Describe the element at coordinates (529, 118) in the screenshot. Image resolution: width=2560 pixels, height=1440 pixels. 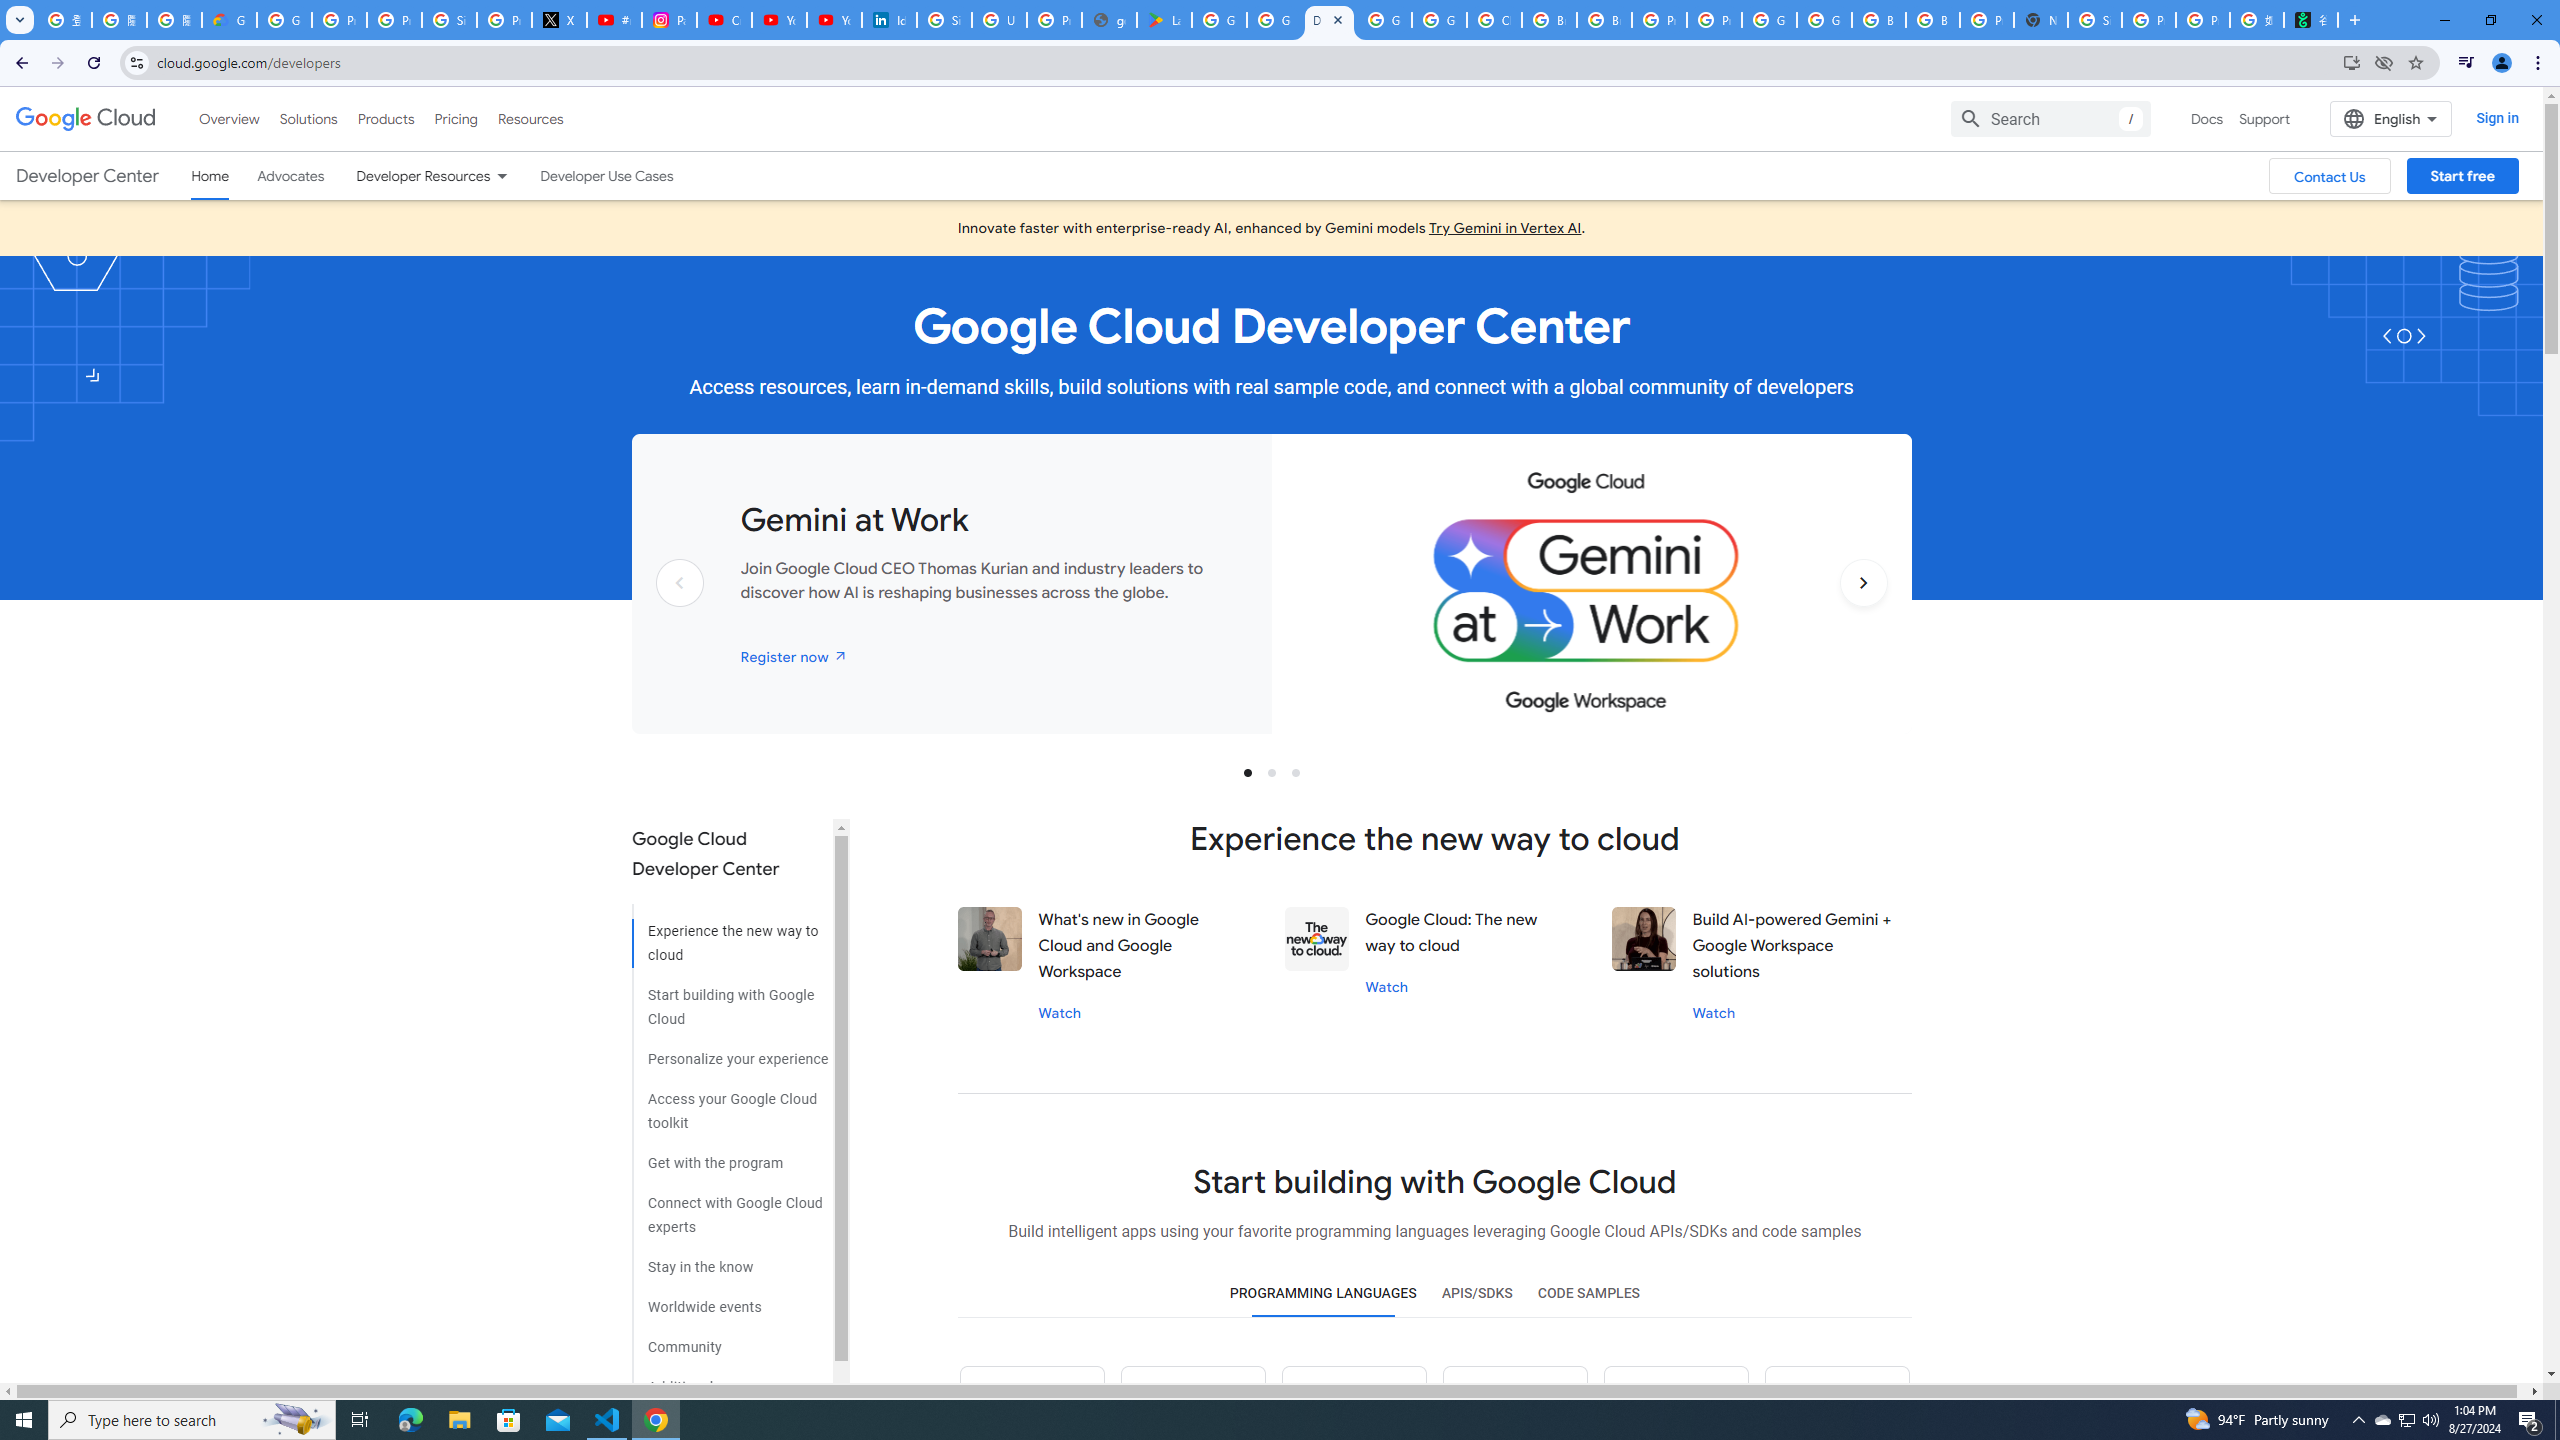
I see `'Resources'` at that location.